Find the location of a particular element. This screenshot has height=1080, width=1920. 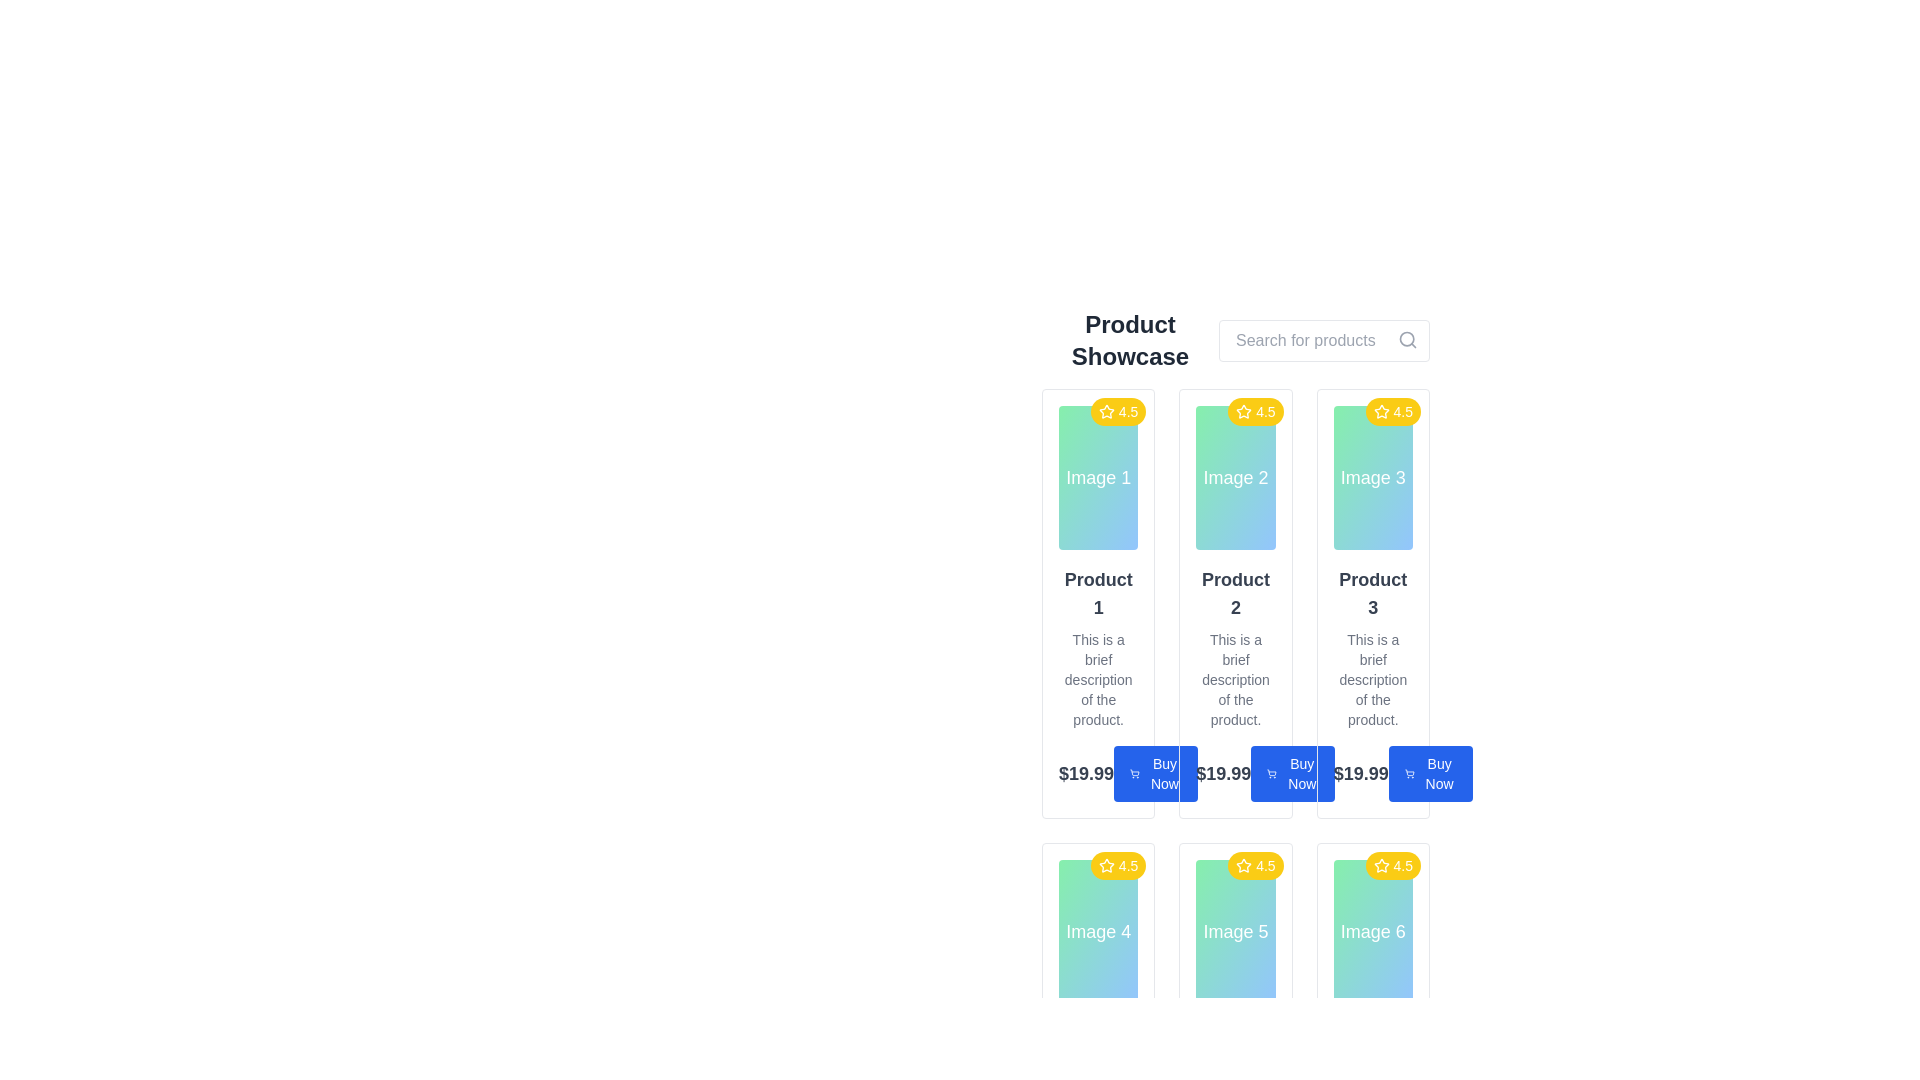

the star-shaped icon located in the rating section of the first product card, which features a yellow fill color and is positioned above the product title and image is located at coordinates (1105, 410).